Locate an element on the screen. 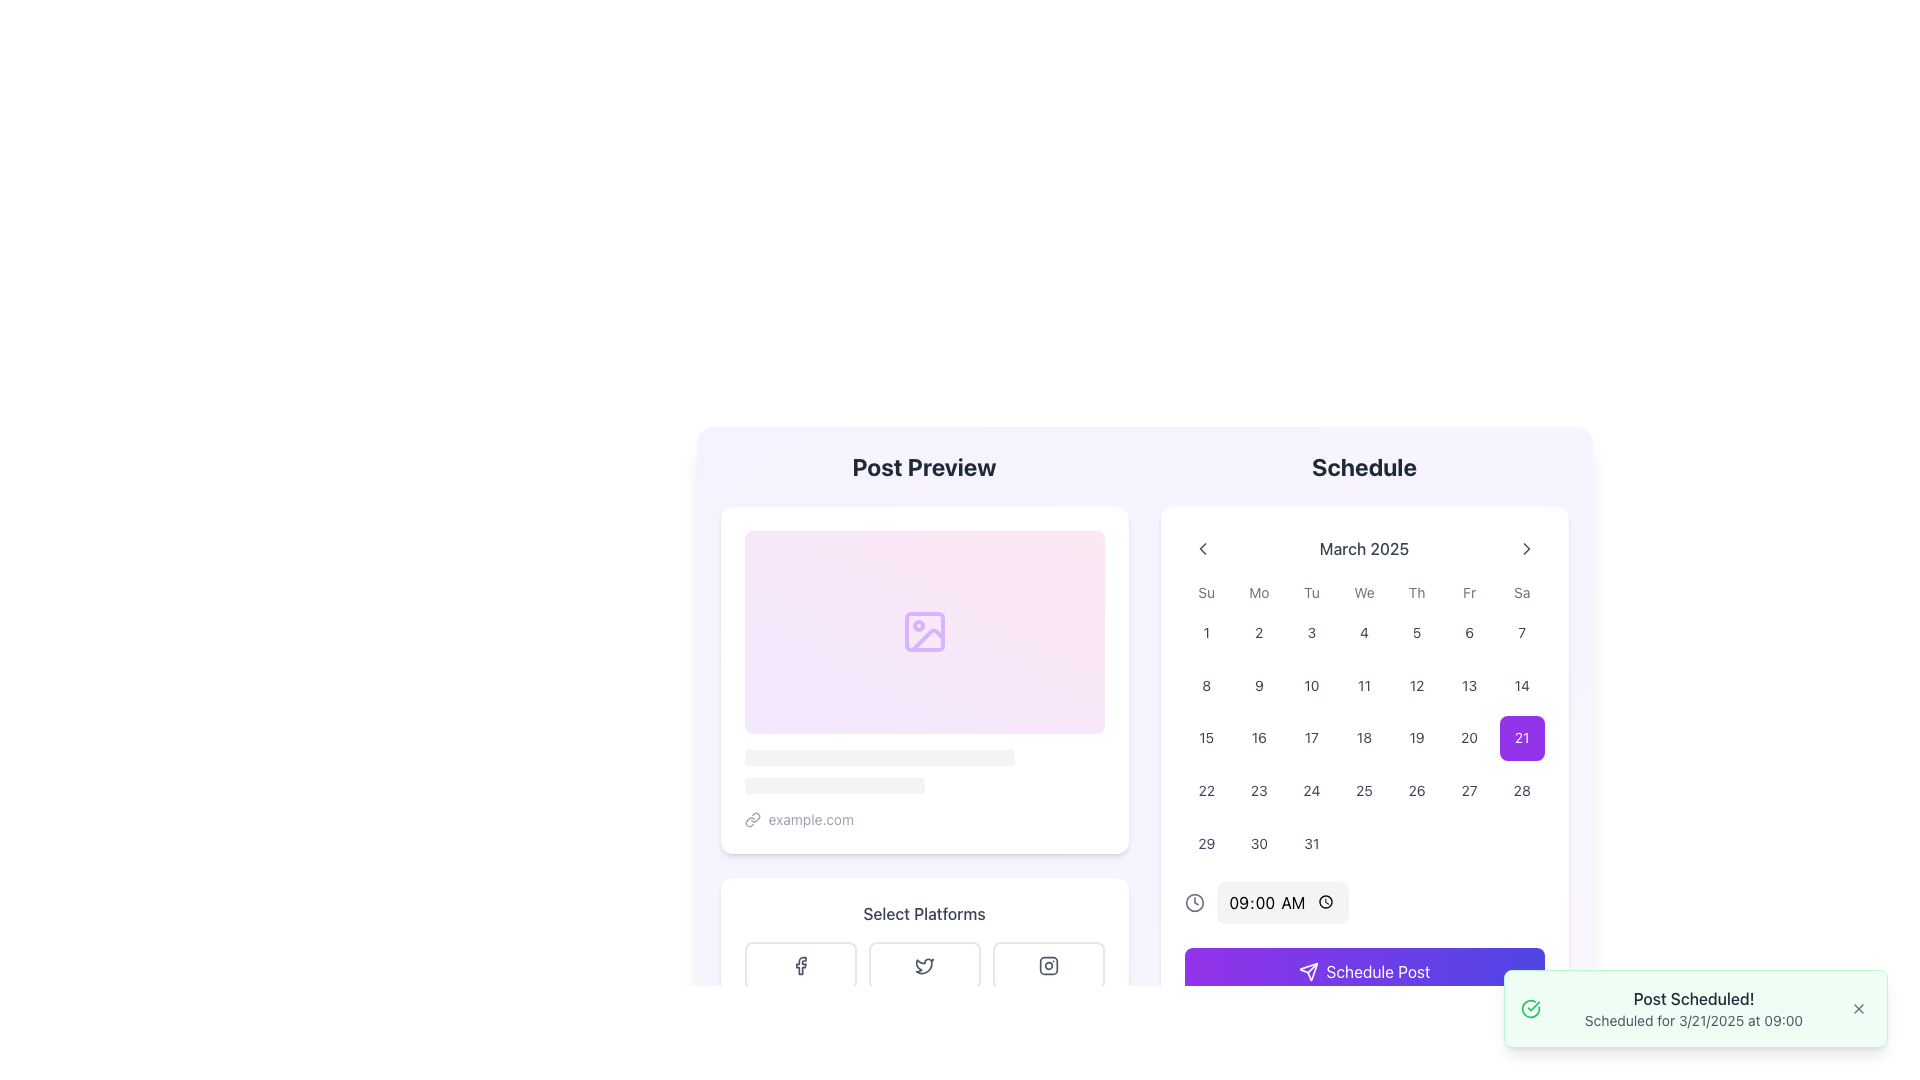 The image size is (1920, 1080). the Instagram icon button, which is a small square with rounded edges and a camera-like graphic, located in the 'Select Platforms' section beneath the 'Post Preview' is located at coordinates (1047, 964).